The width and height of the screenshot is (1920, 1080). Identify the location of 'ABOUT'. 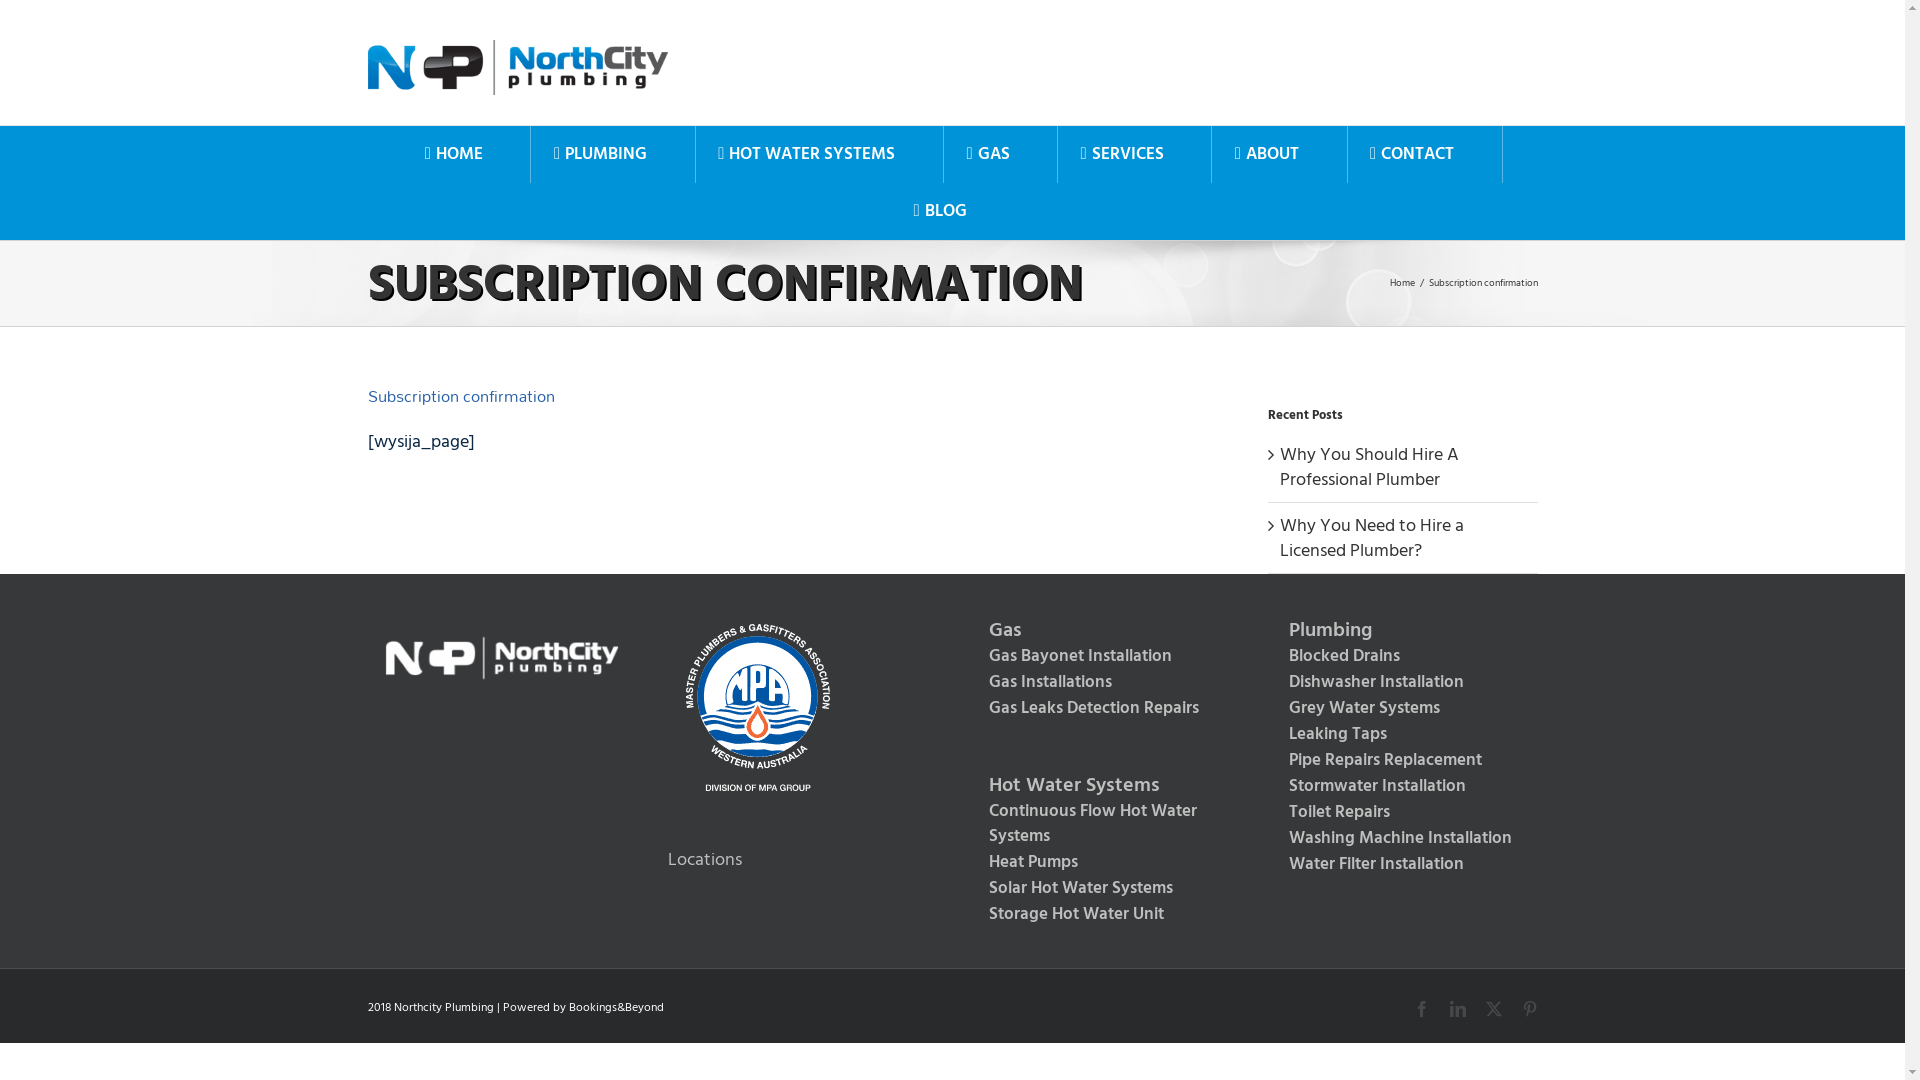
(1265, 153).